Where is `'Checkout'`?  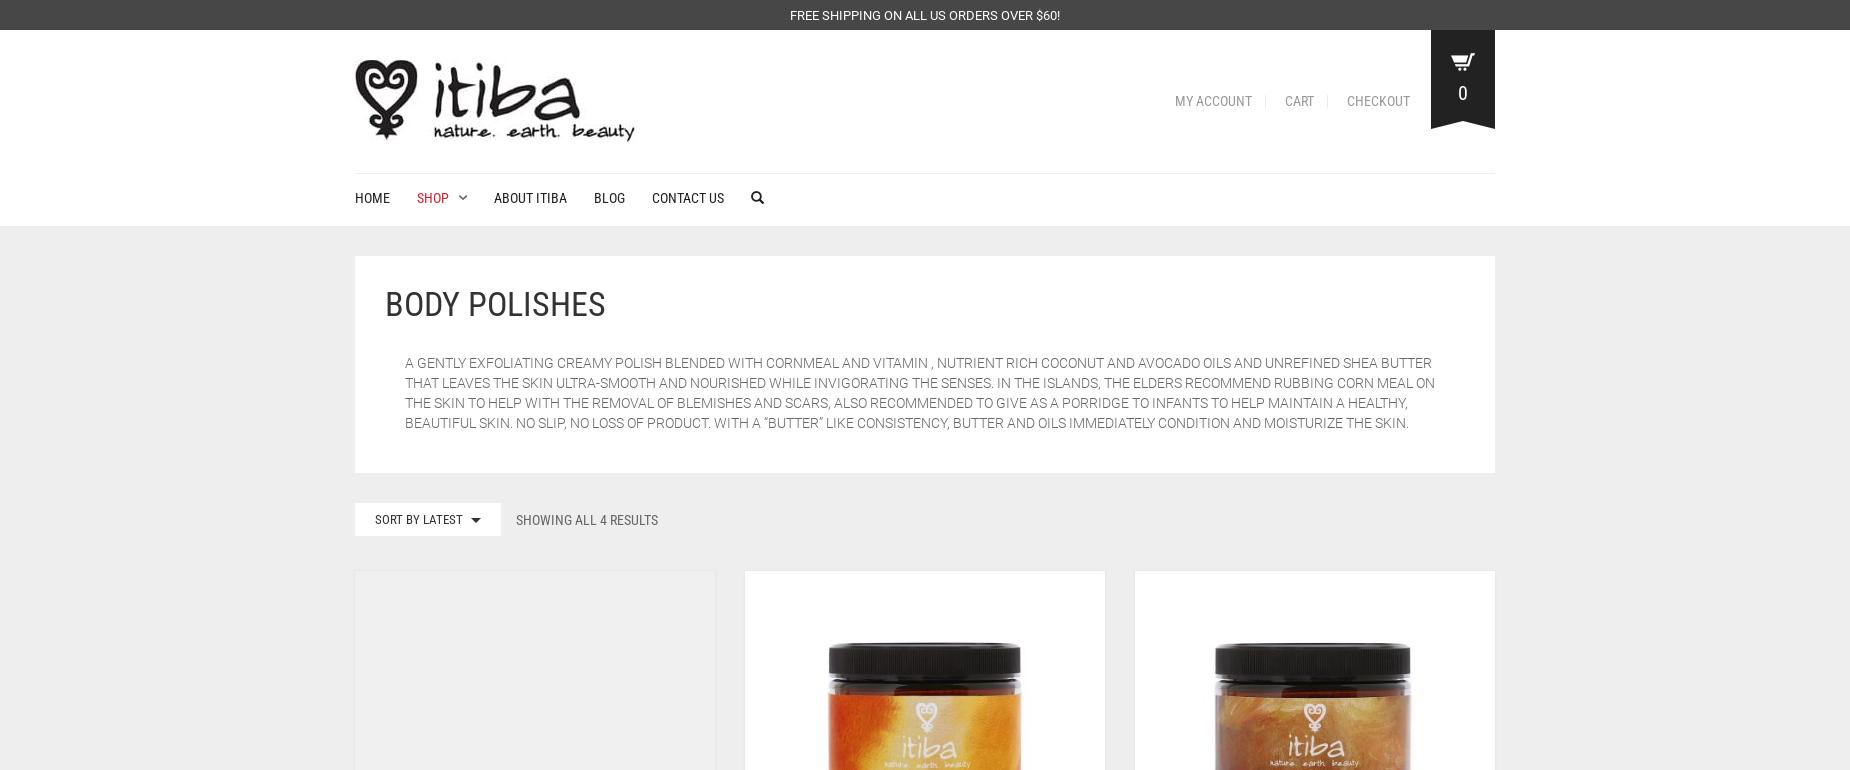 'Checkout' is located at coordinates (1377, 100).